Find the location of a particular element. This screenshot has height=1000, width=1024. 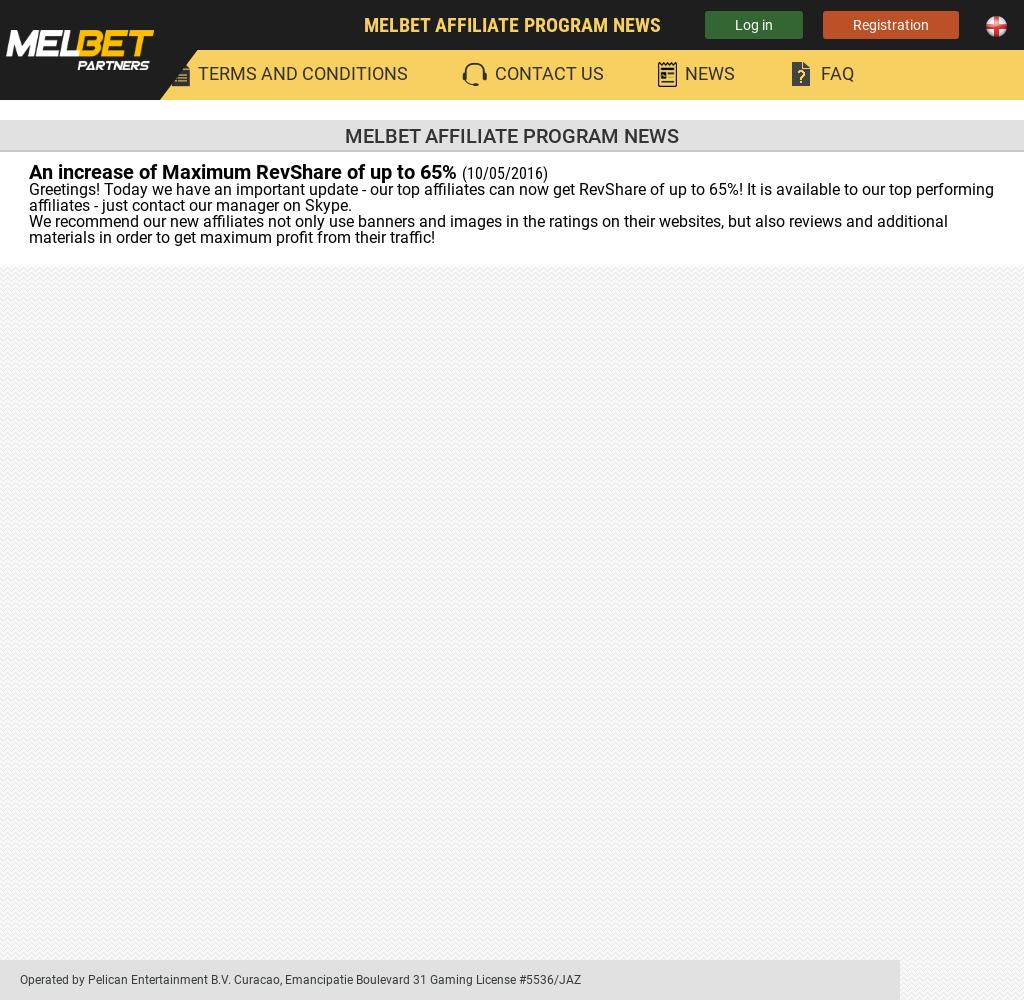

'(10/05/2016)' is located at coordinates (504, 173).